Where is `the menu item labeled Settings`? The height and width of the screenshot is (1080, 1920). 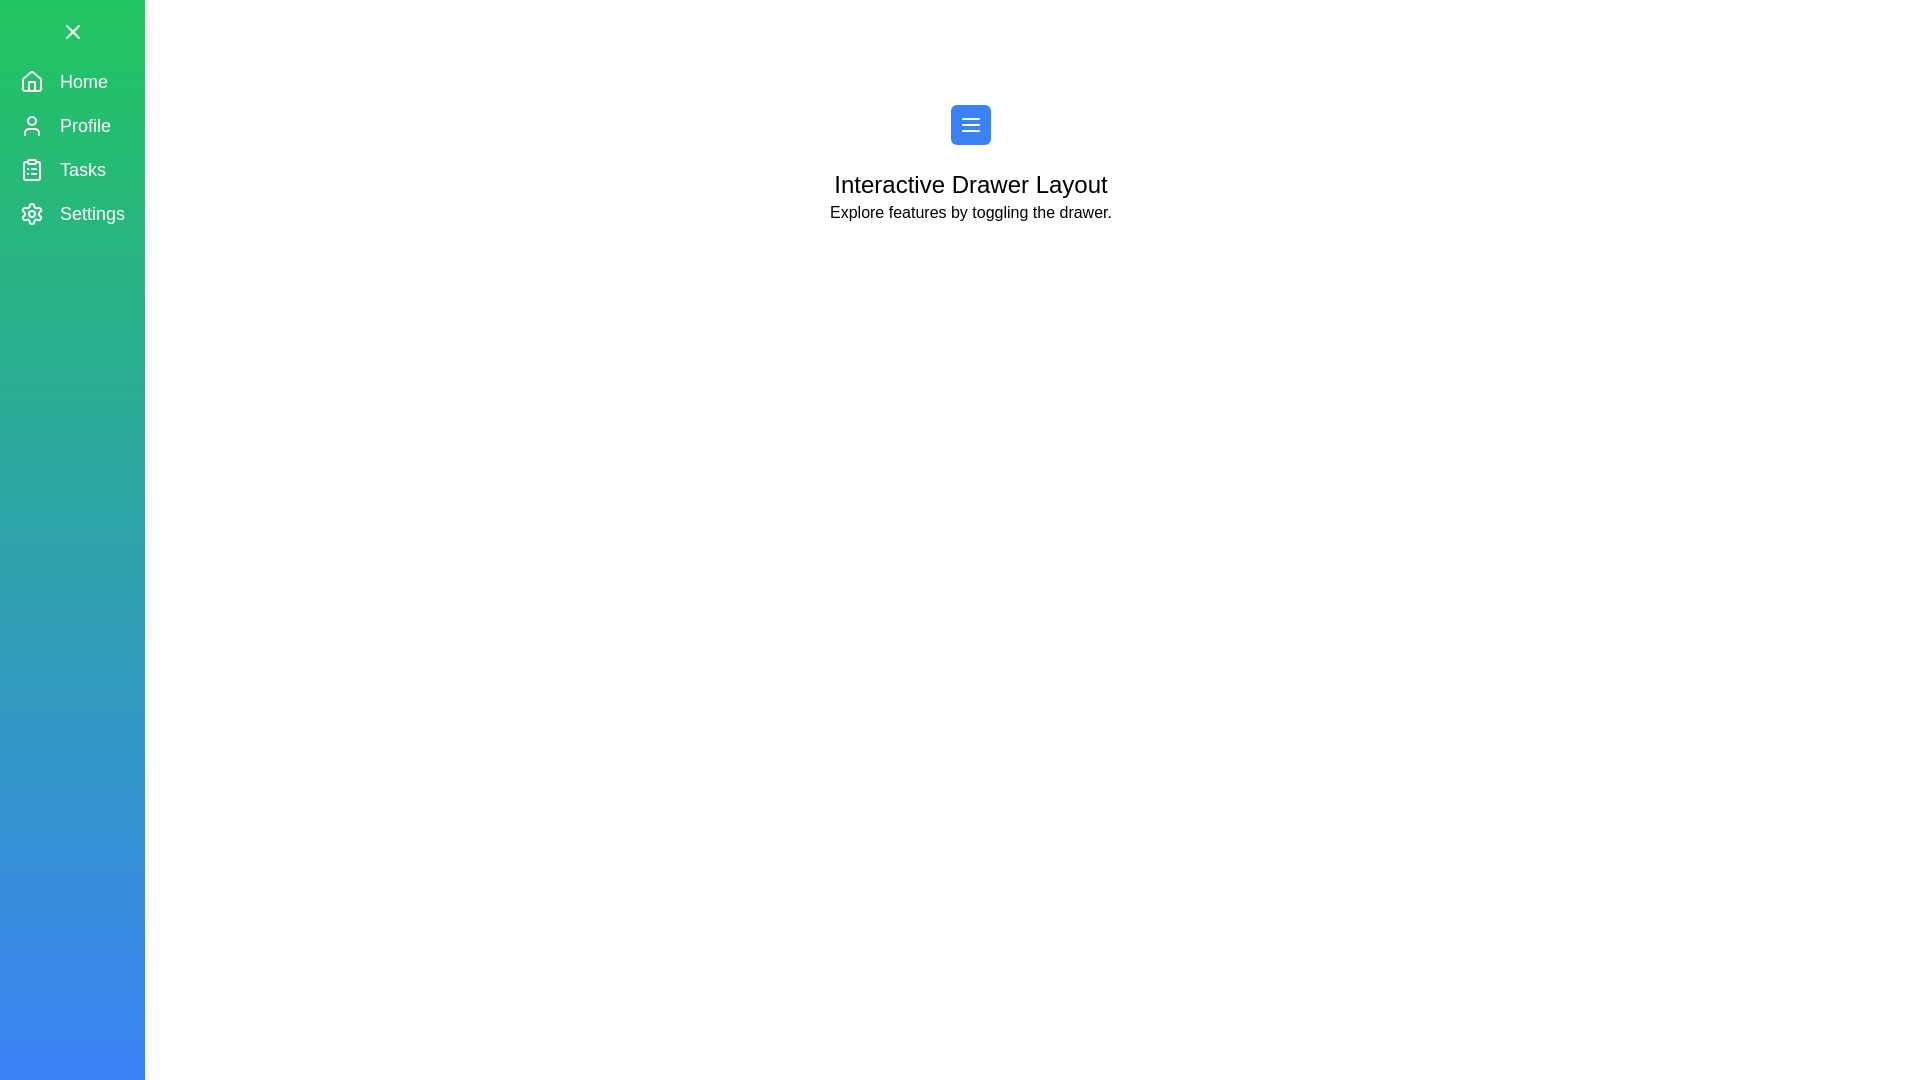
the menu item labeled Settings is located at coordinates (72, 213).